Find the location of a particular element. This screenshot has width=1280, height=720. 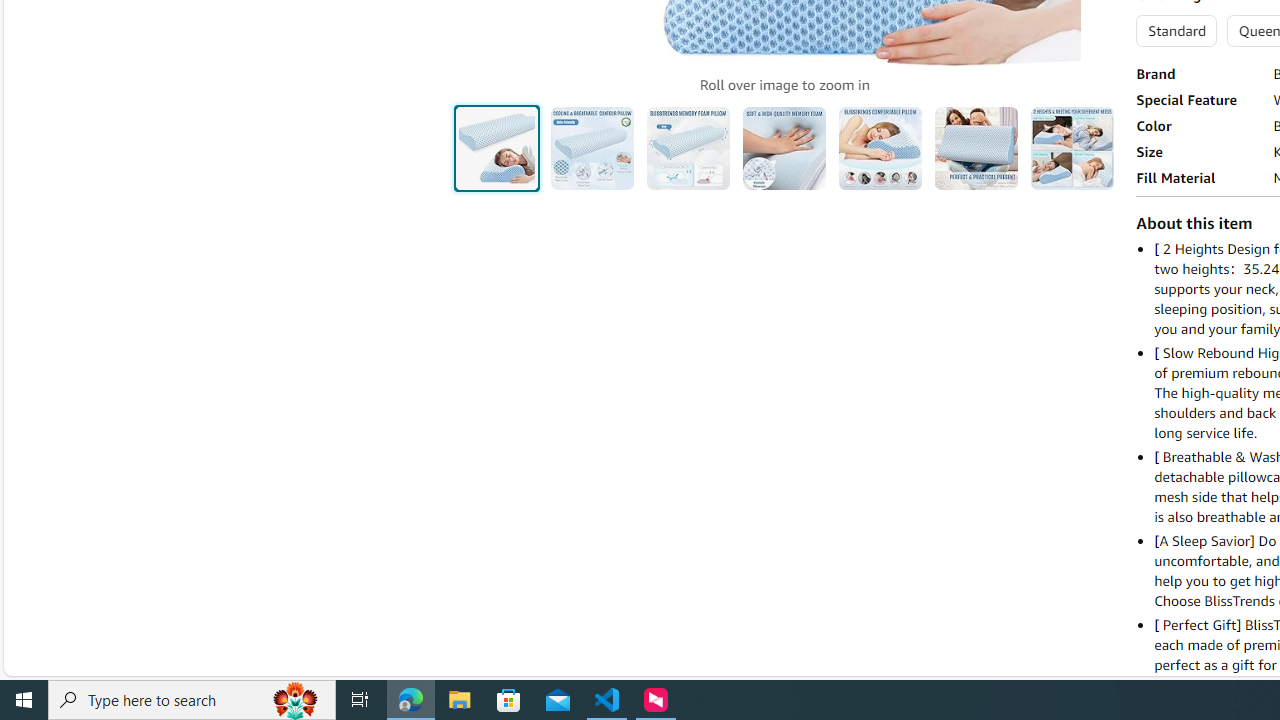

'Standard' is located at coordinates (1176, 30).